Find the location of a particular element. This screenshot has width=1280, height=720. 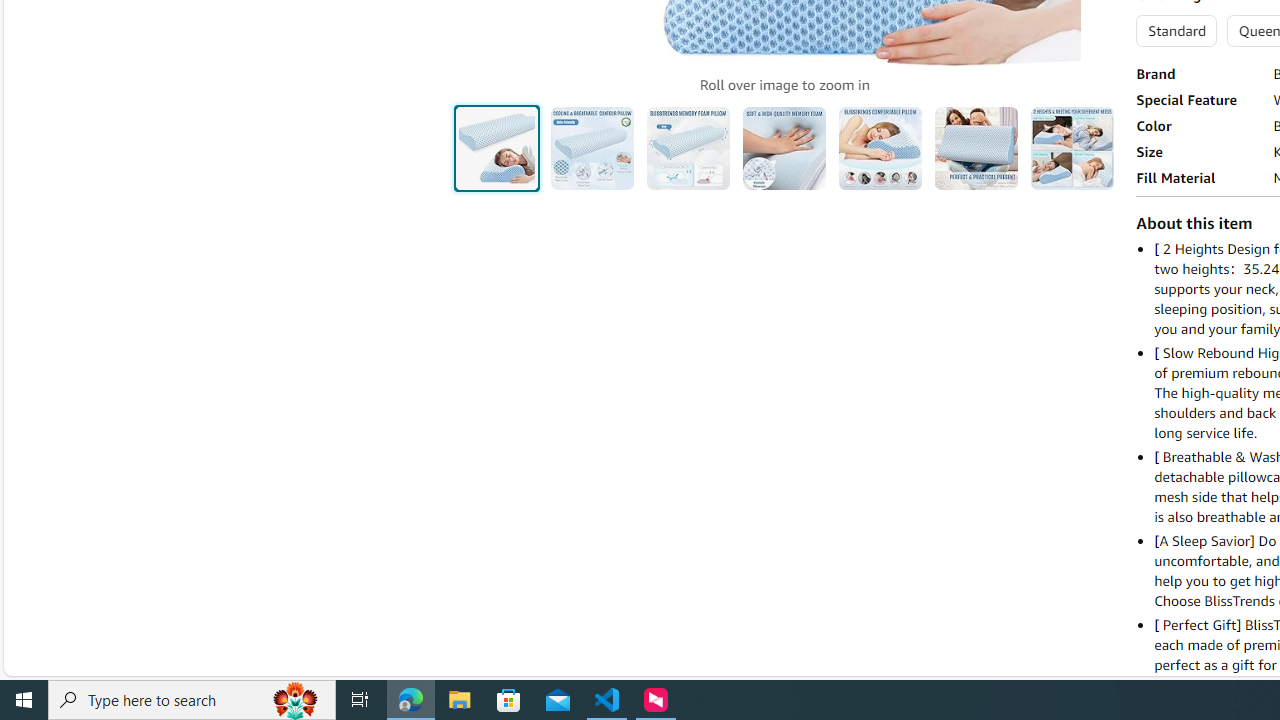

'Standard' is located at coordinates (1176, 30).